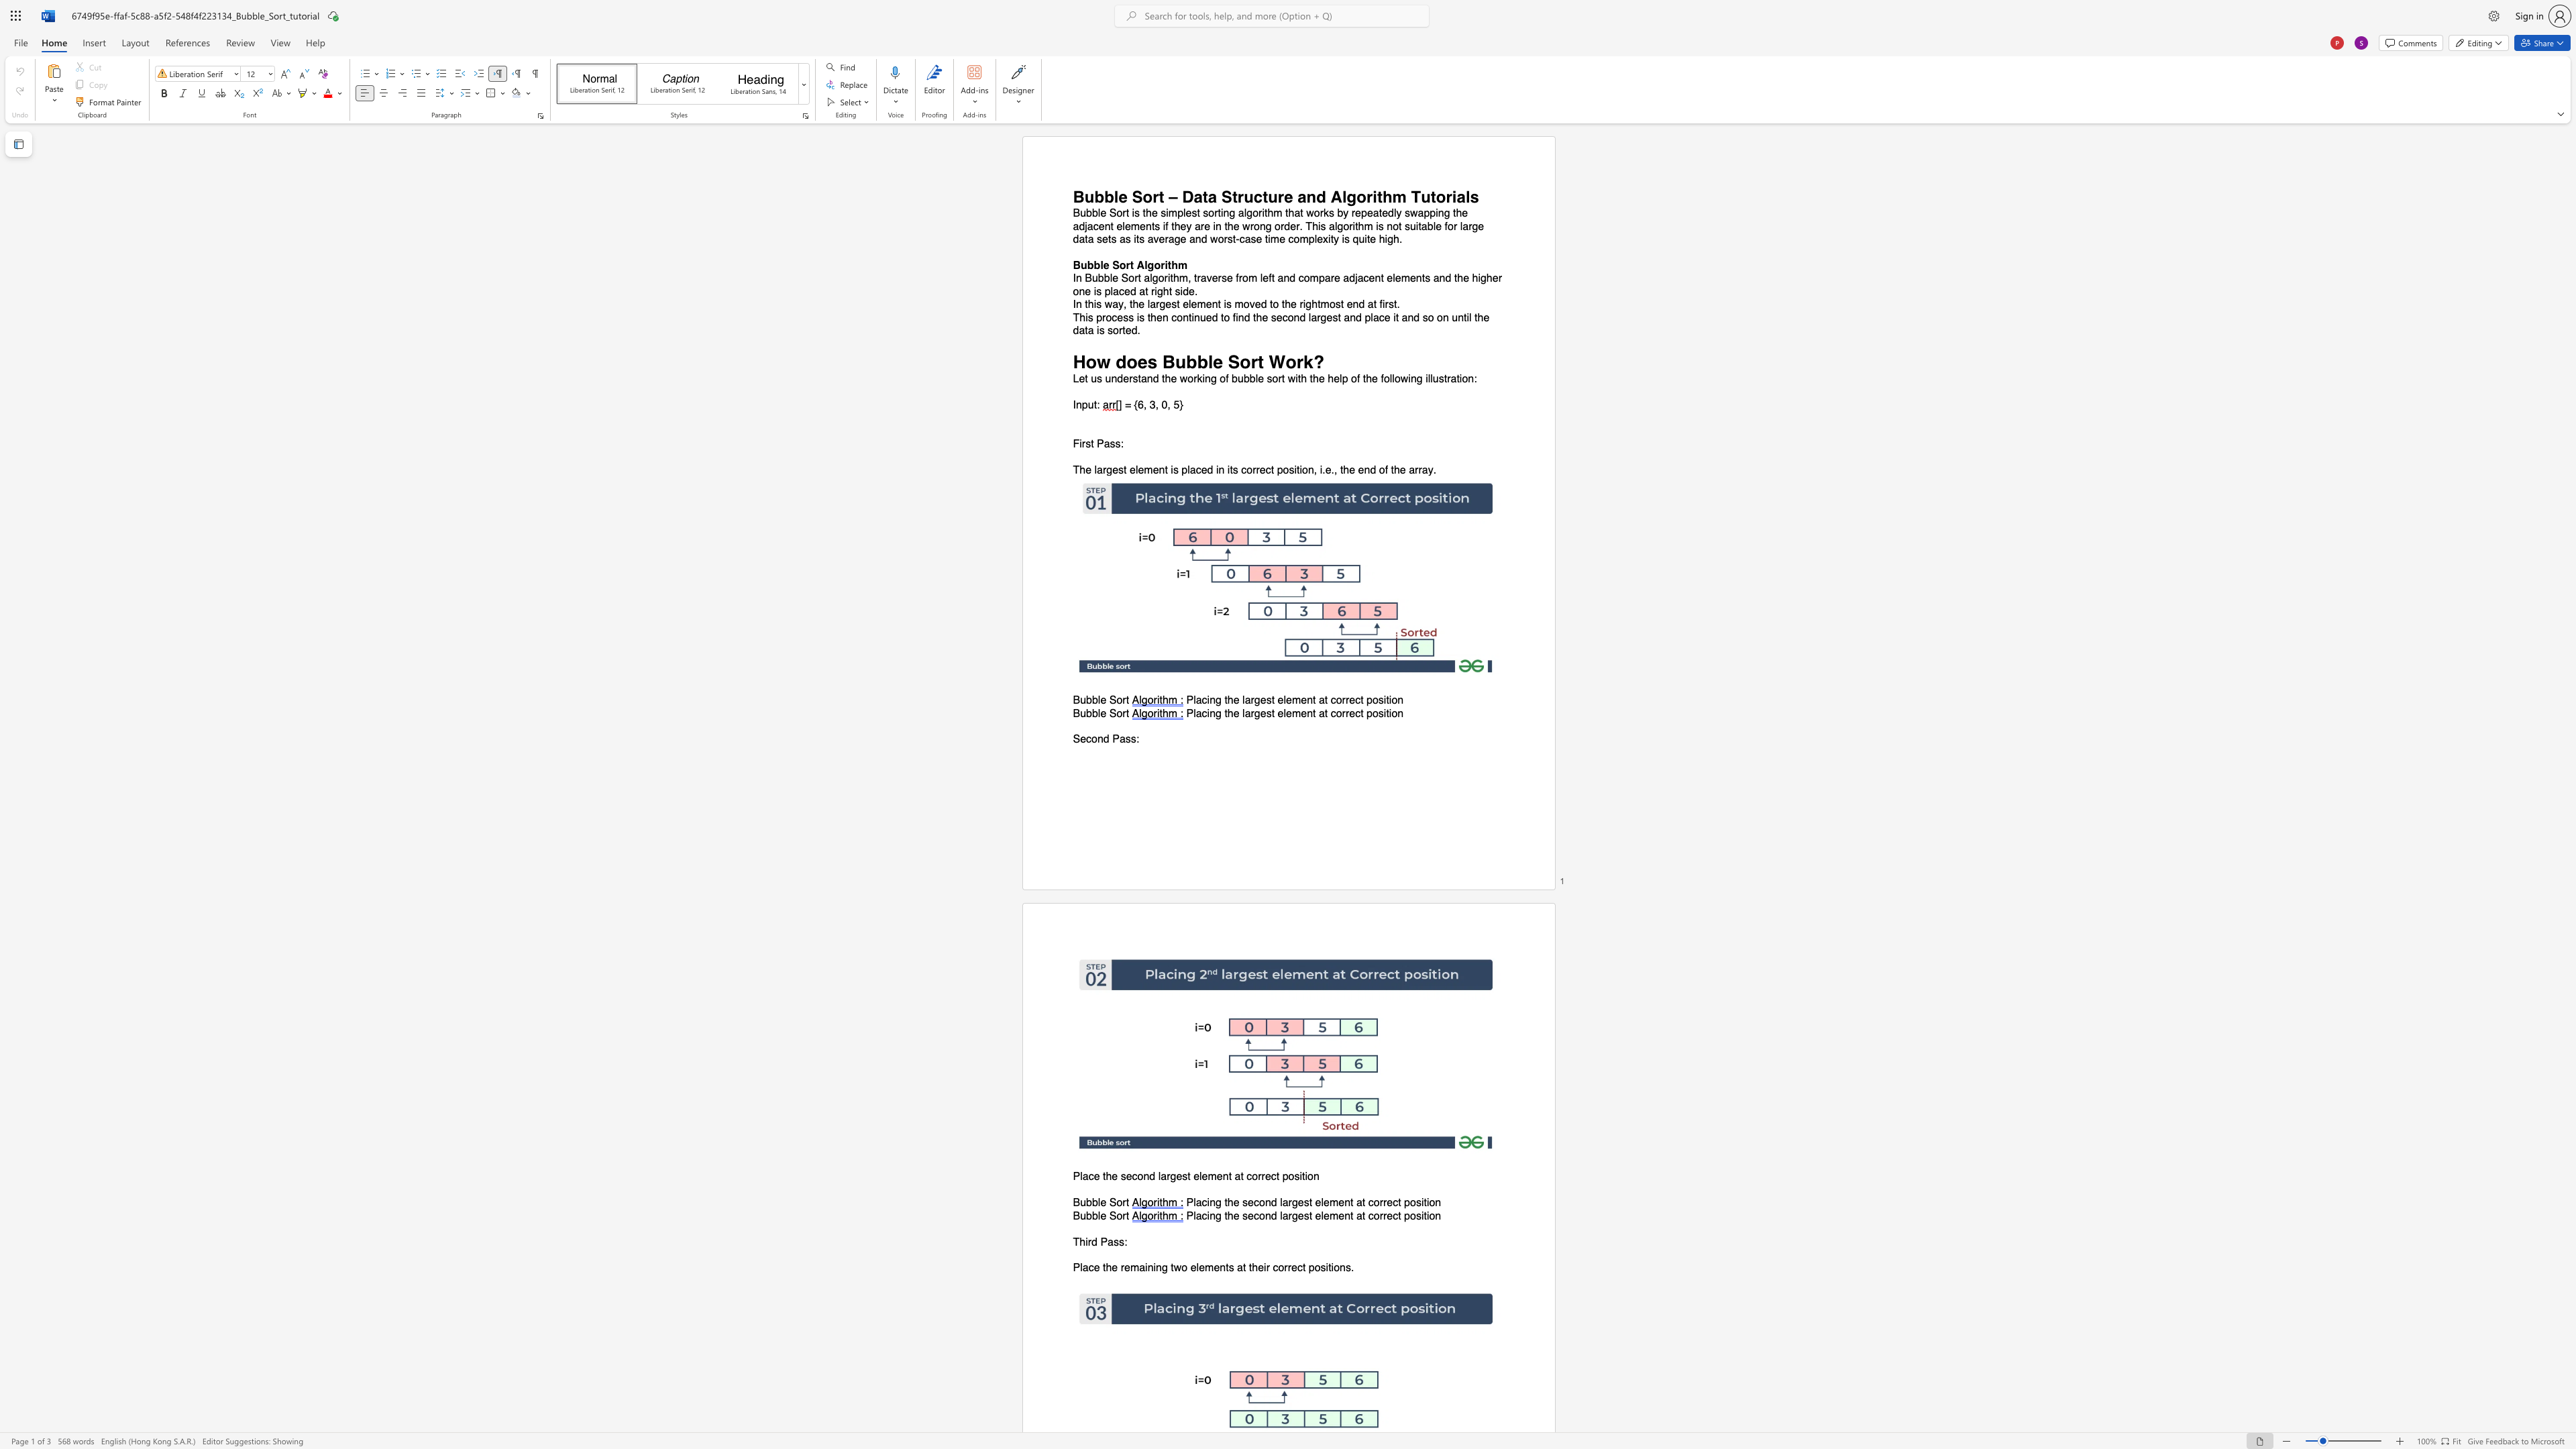 Image resolution: width=2576 pixels, height=1449 pixels. I want to click on the 2th character "s" in the text, so click(1112, 444).